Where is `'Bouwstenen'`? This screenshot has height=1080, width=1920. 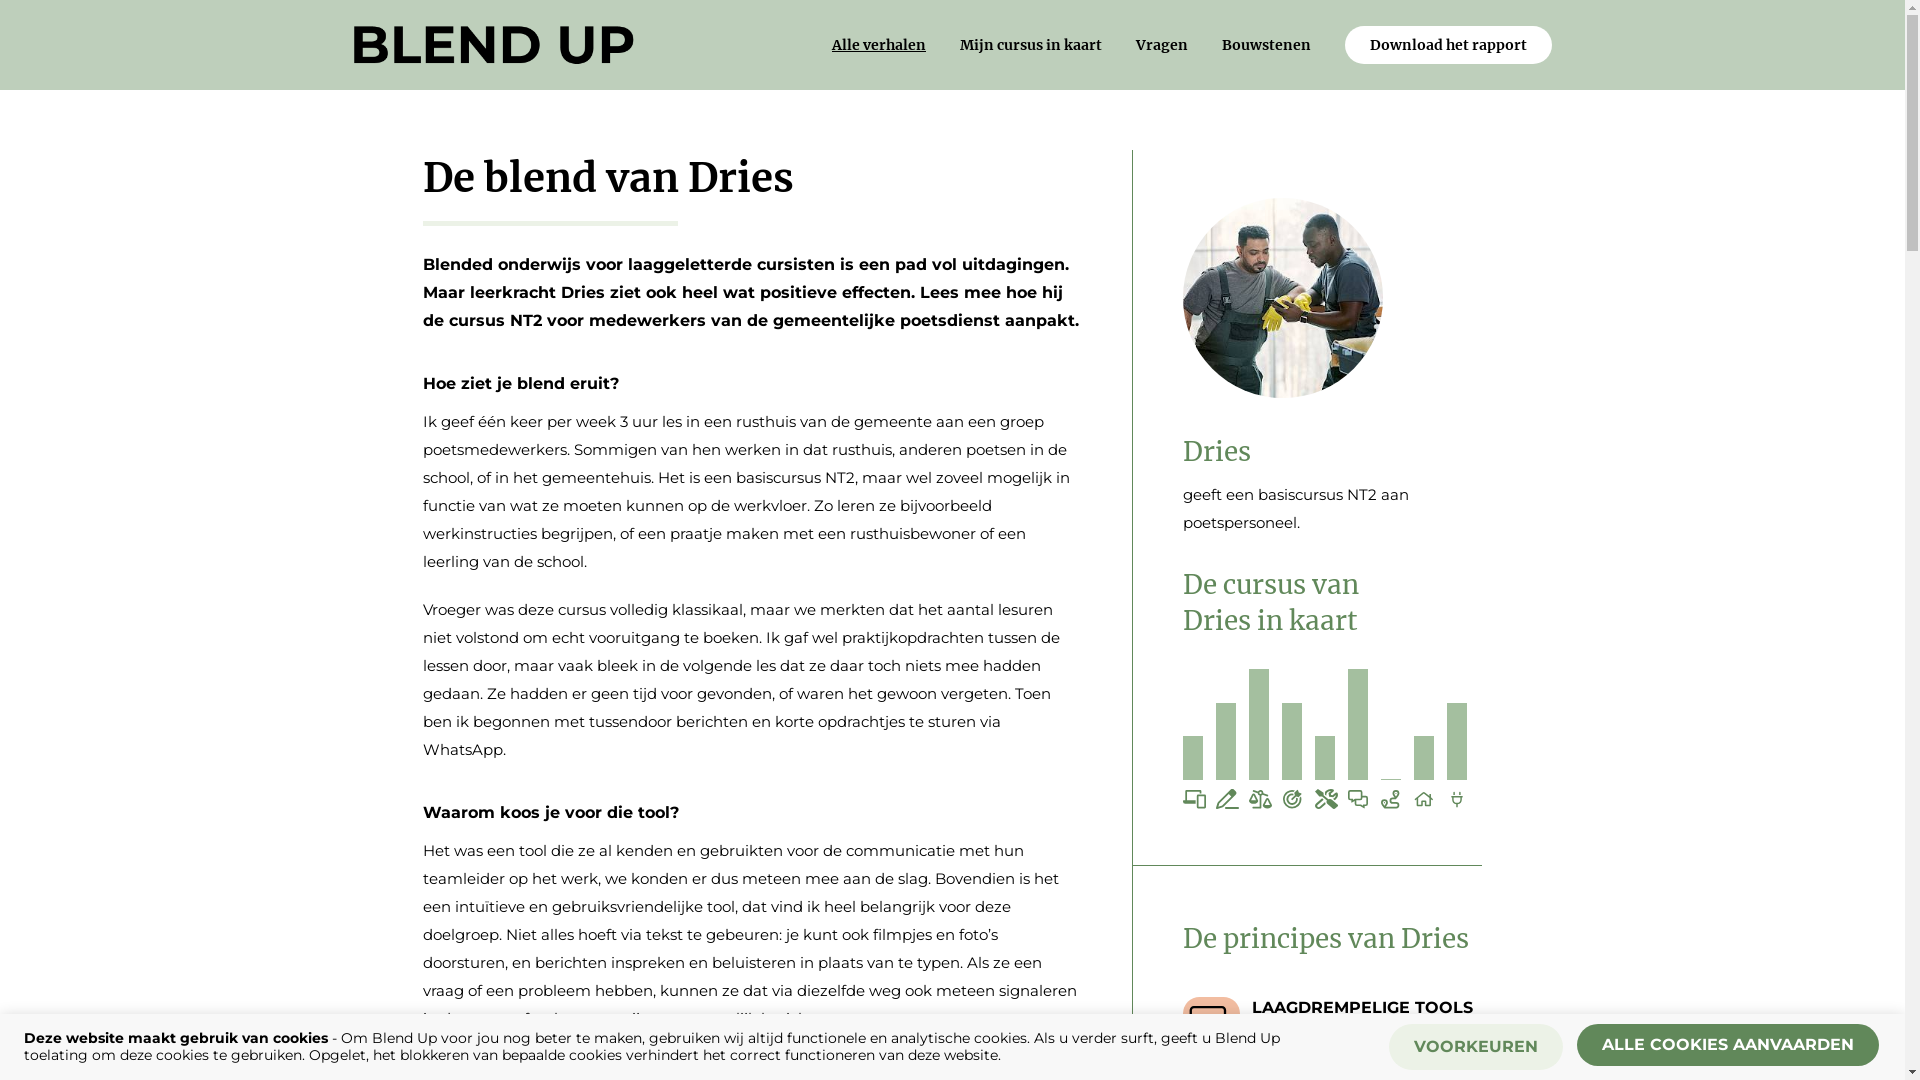
'Bouwstenen' is located at coordinates (1221, 45).